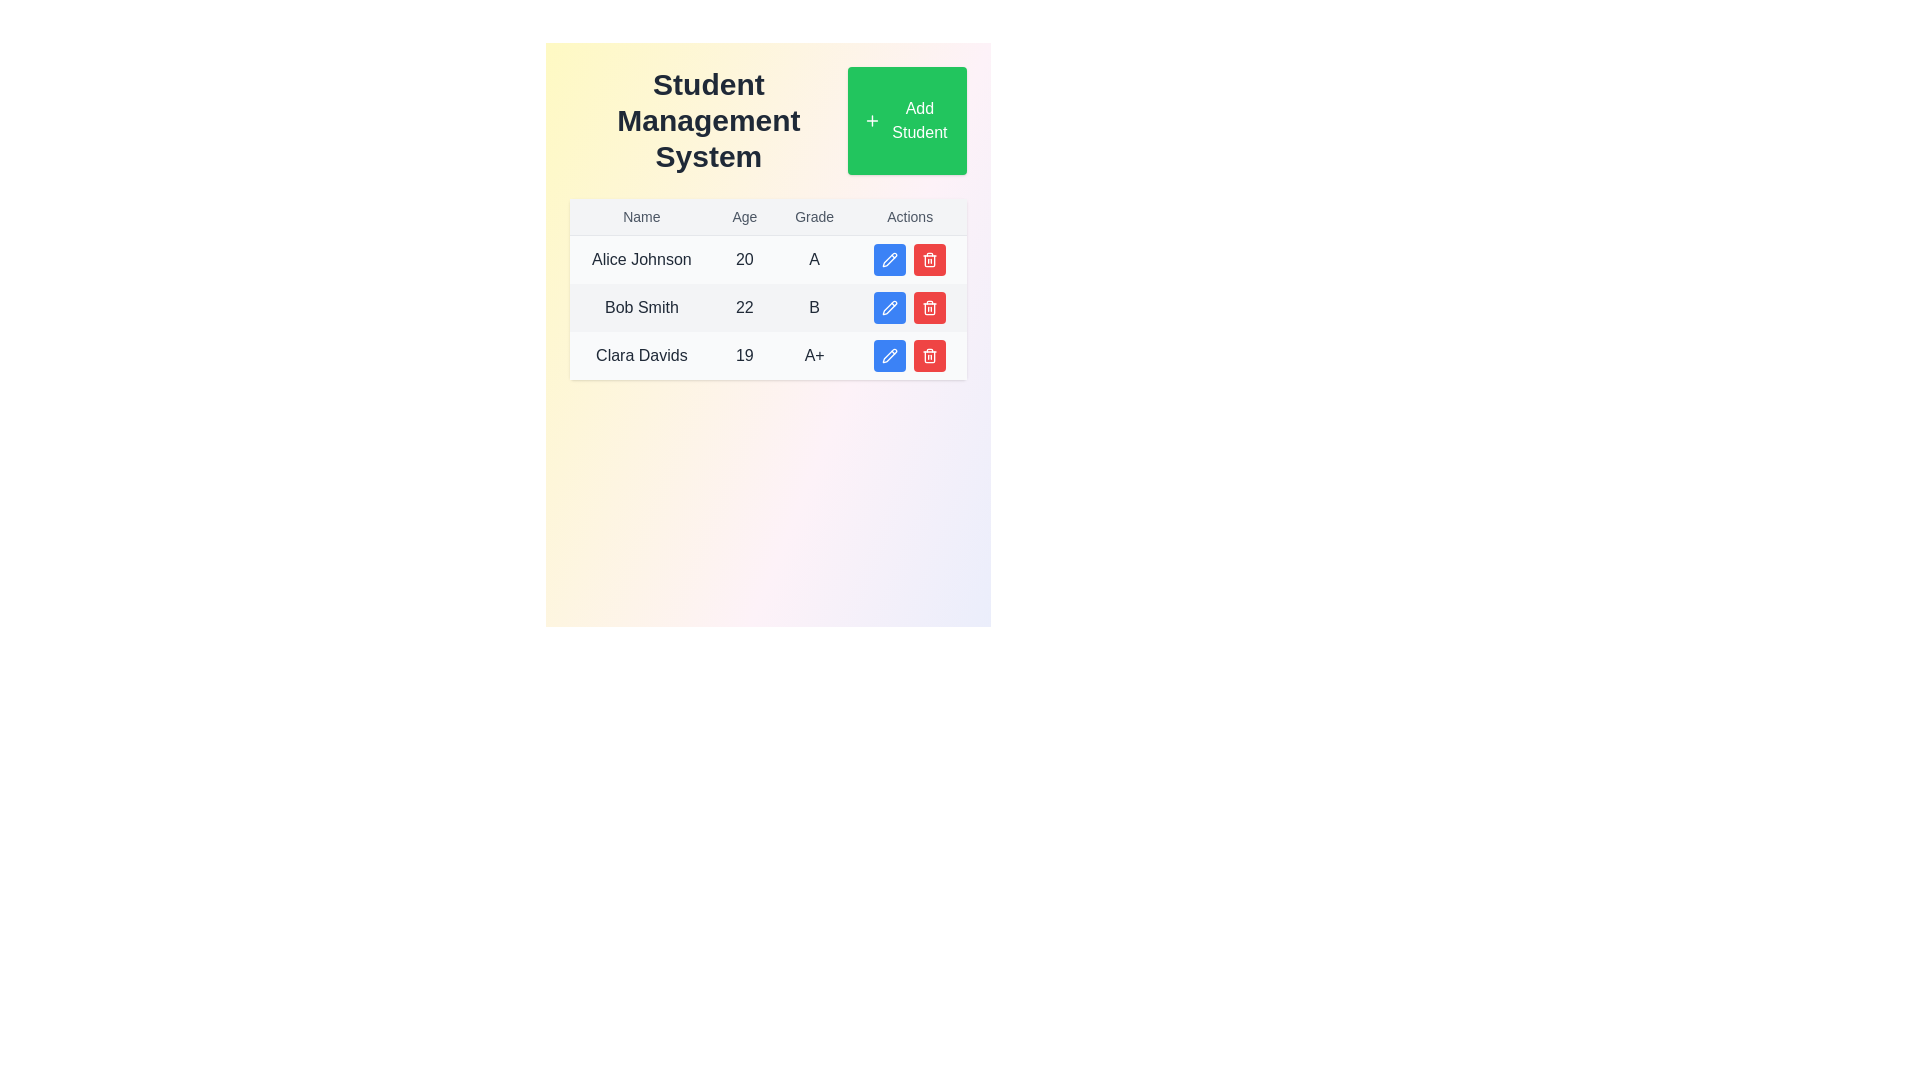  Describe the element at coordinates (767, 289) in the screenshot. I see `the table row displaying information about the student 'Bob Smith'` at that location.